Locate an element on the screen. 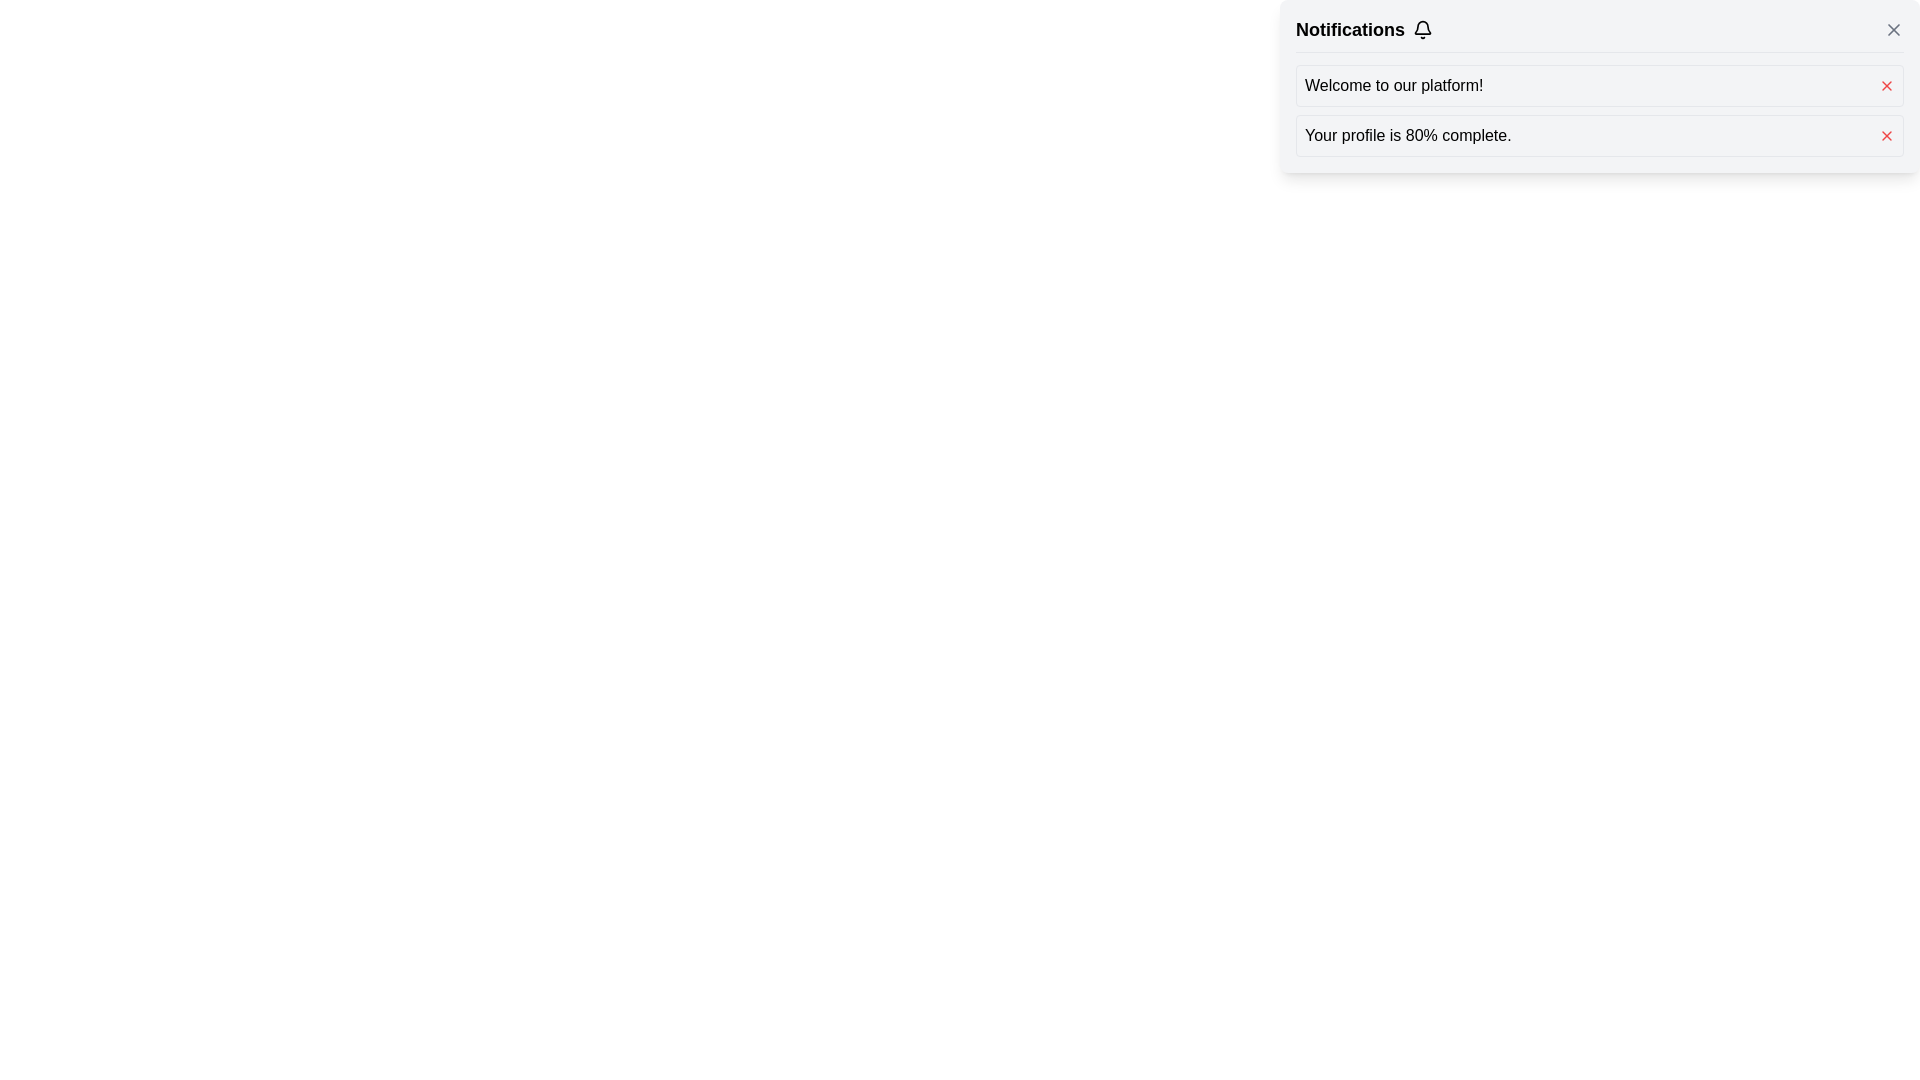 The image size is (1920, 1080). text displayed in the text field that says 'Your profile is 80% complete.' is located at coordinates (1407, 135).